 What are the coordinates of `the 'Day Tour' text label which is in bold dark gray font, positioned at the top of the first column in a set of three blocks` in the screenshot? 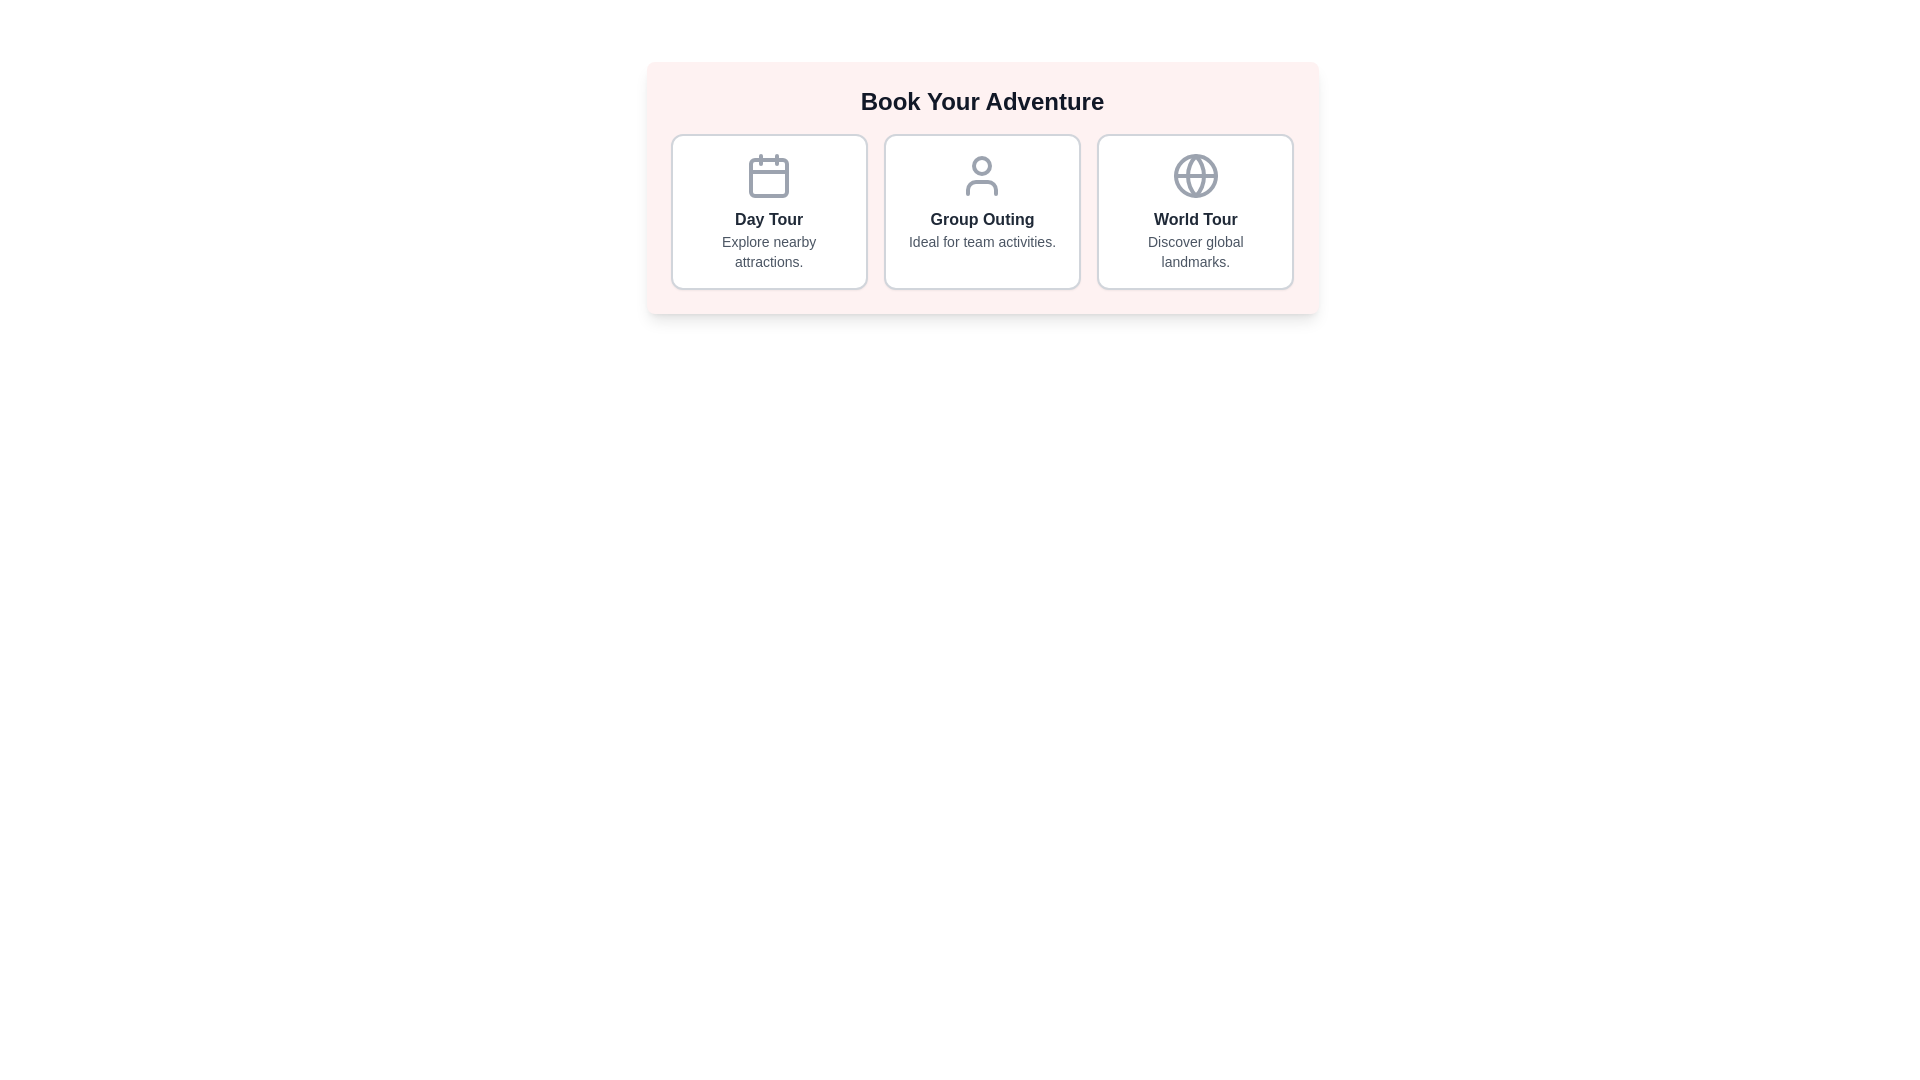 It's located at (768, 219).